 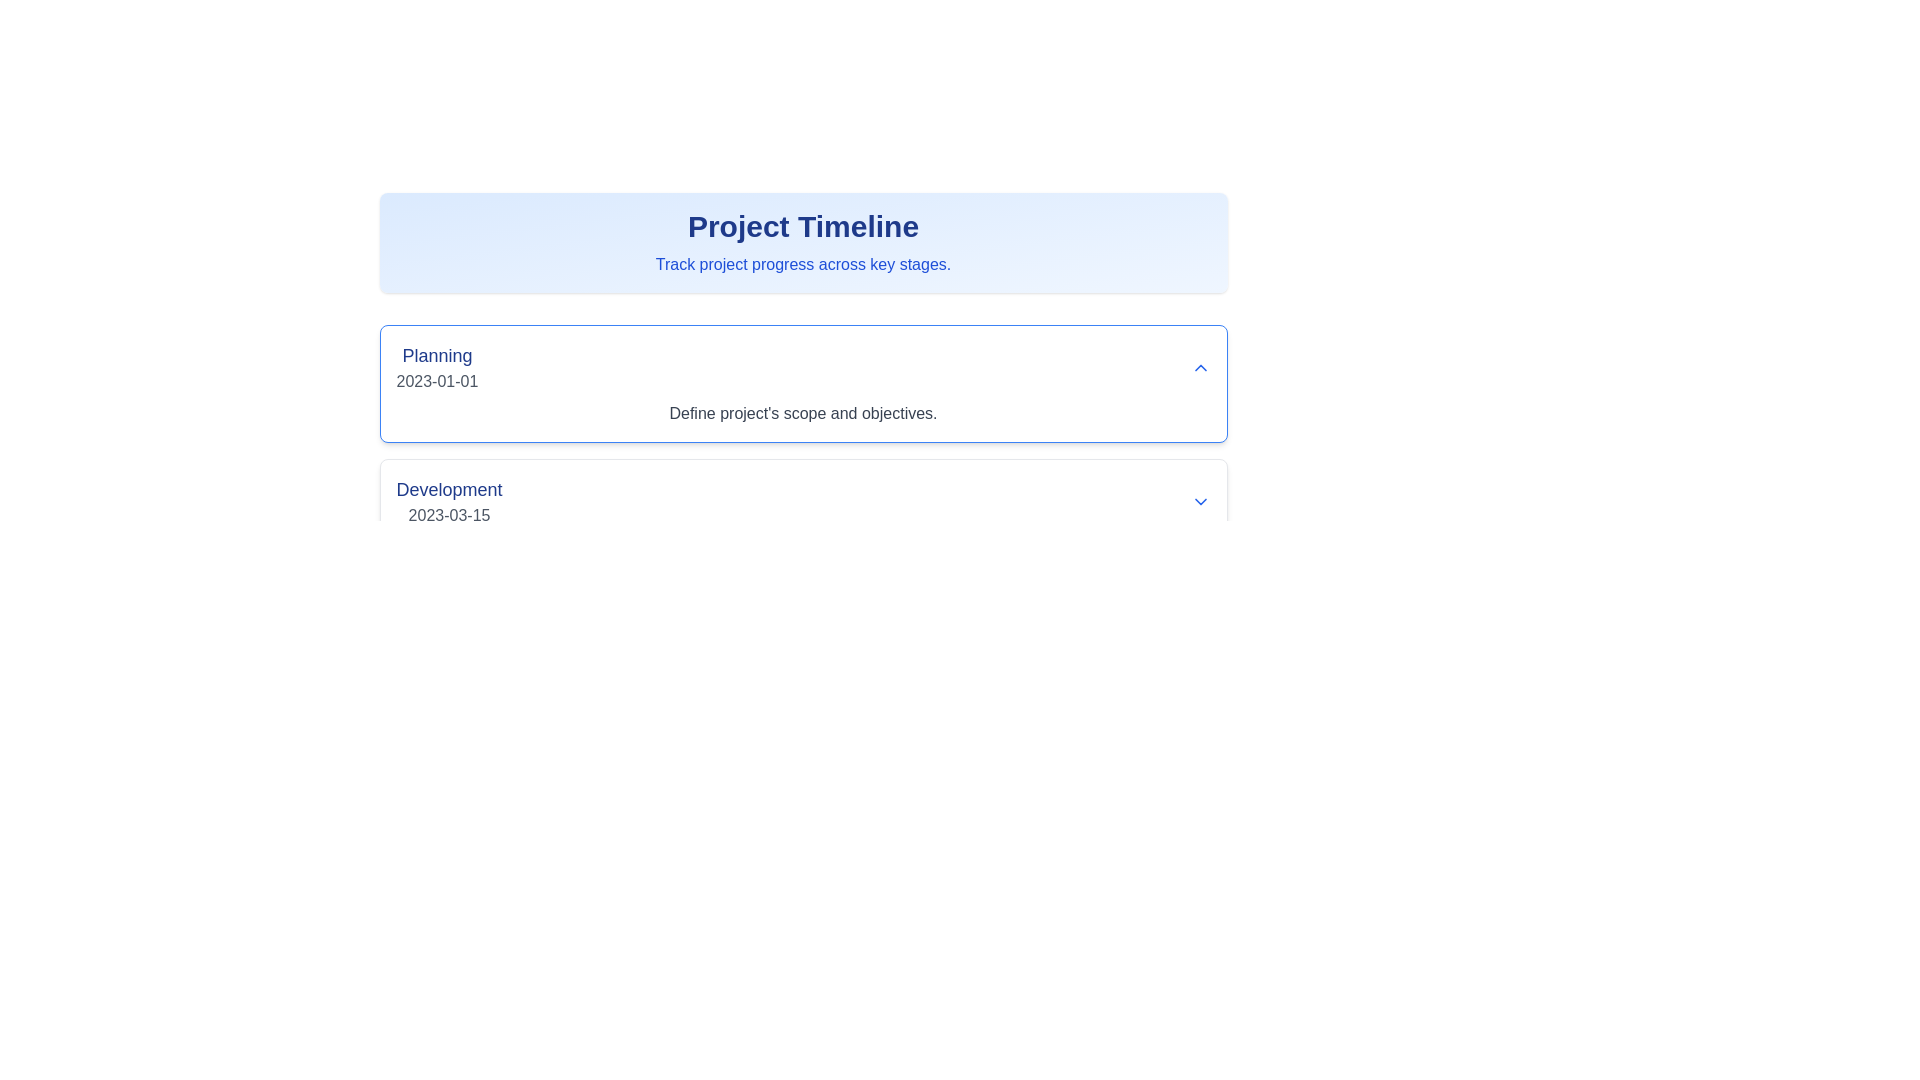 What do you see at coordinates (803, 242) in the screenshot?
I see `the header section titled 'Project Timeline' which contains the subtitle 'Track project progress across key stages.'` at bounding box center [803, 242].